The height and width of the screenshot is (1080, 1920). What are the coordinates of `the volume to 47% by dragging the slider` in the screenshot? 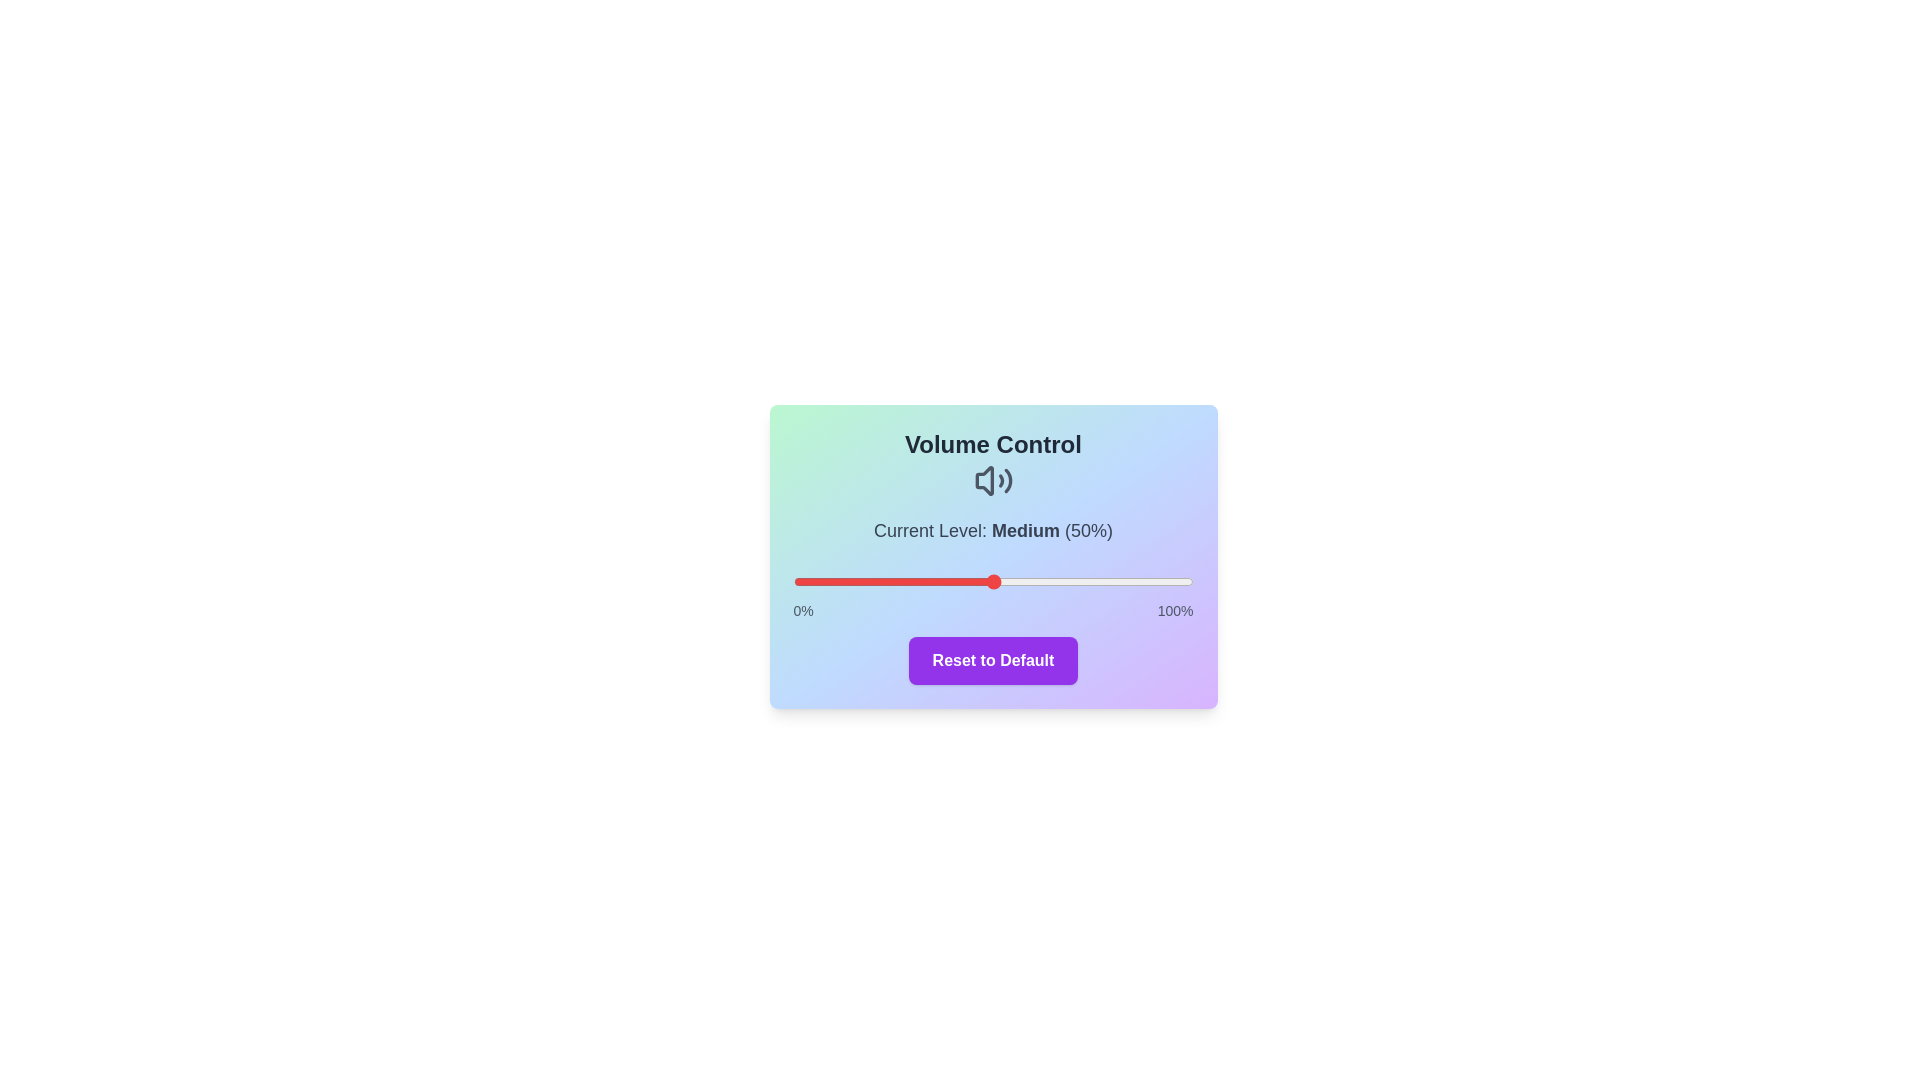 It's located at (981, 582).